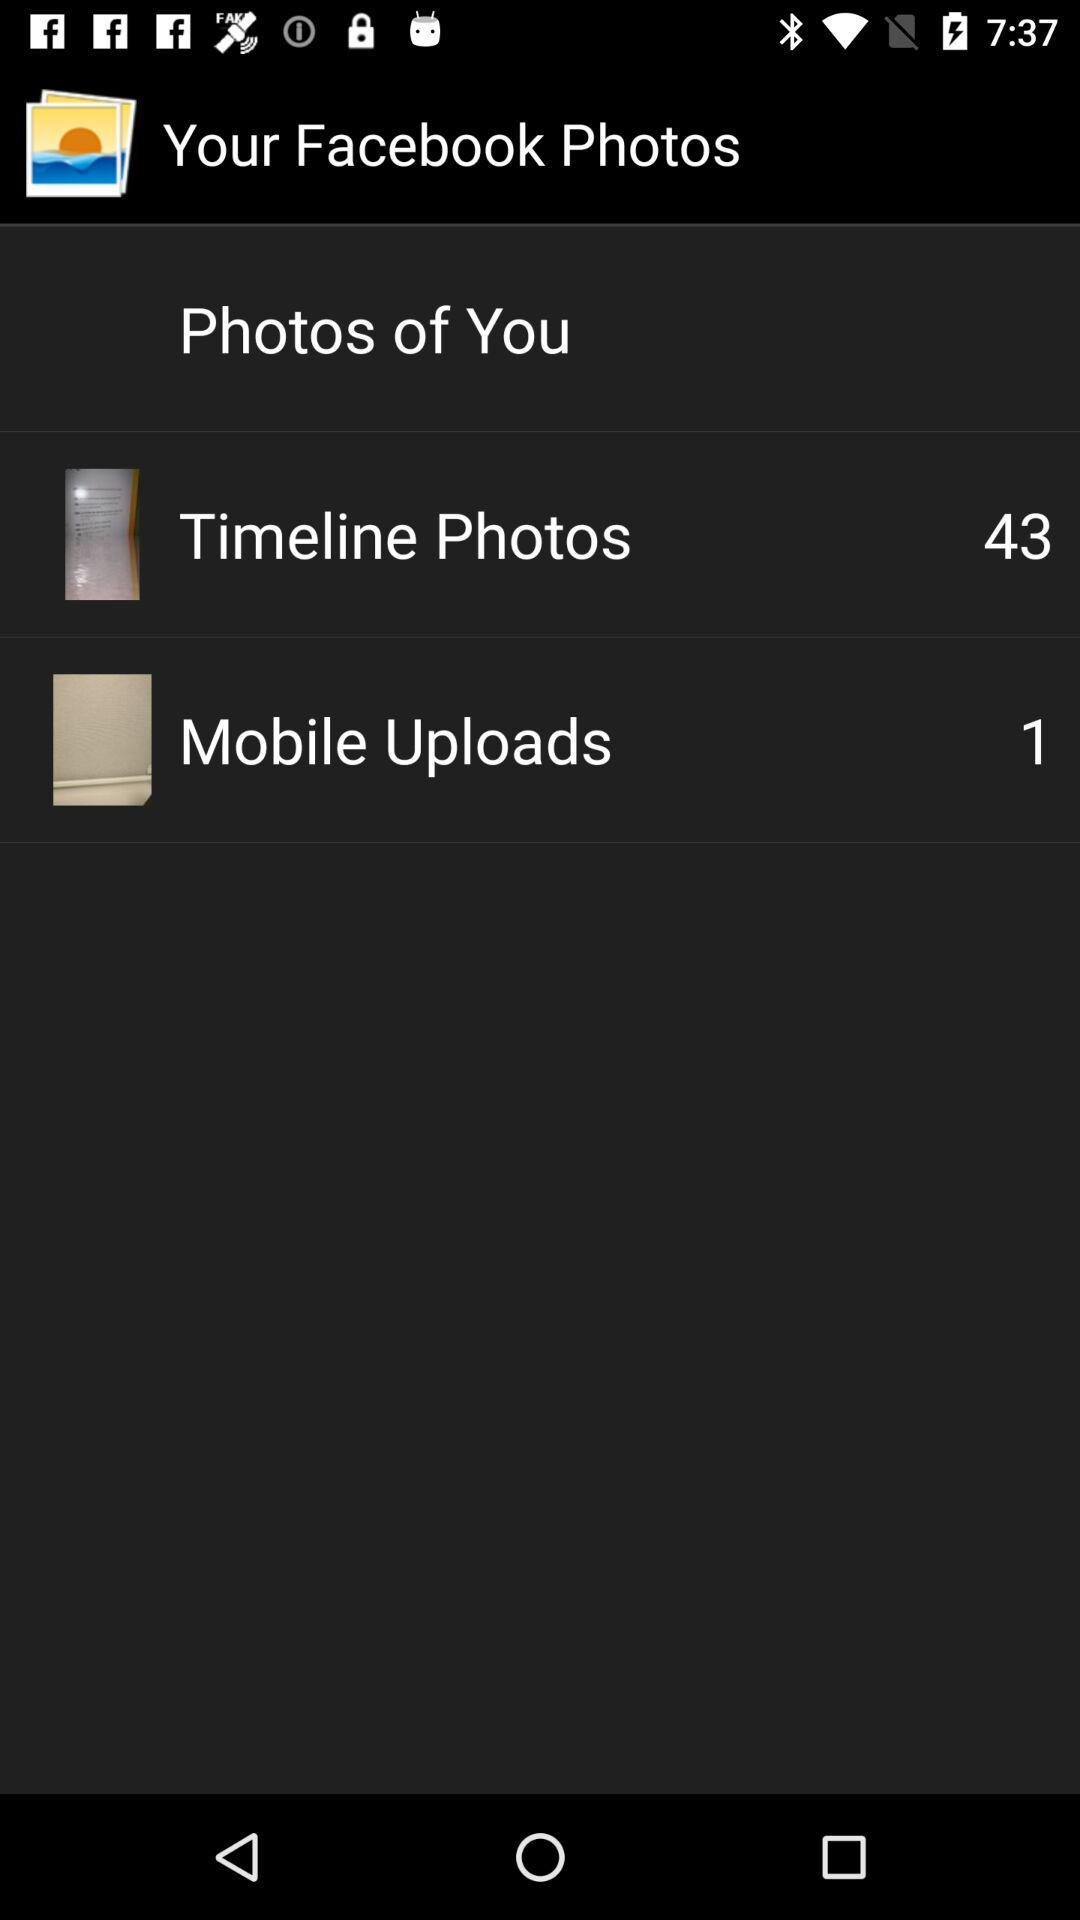 The width and height of the screenshot is (1080, 1920). Describe the element at coordinates (1018, 533) in the screenshot. I see `the 43` at that location.